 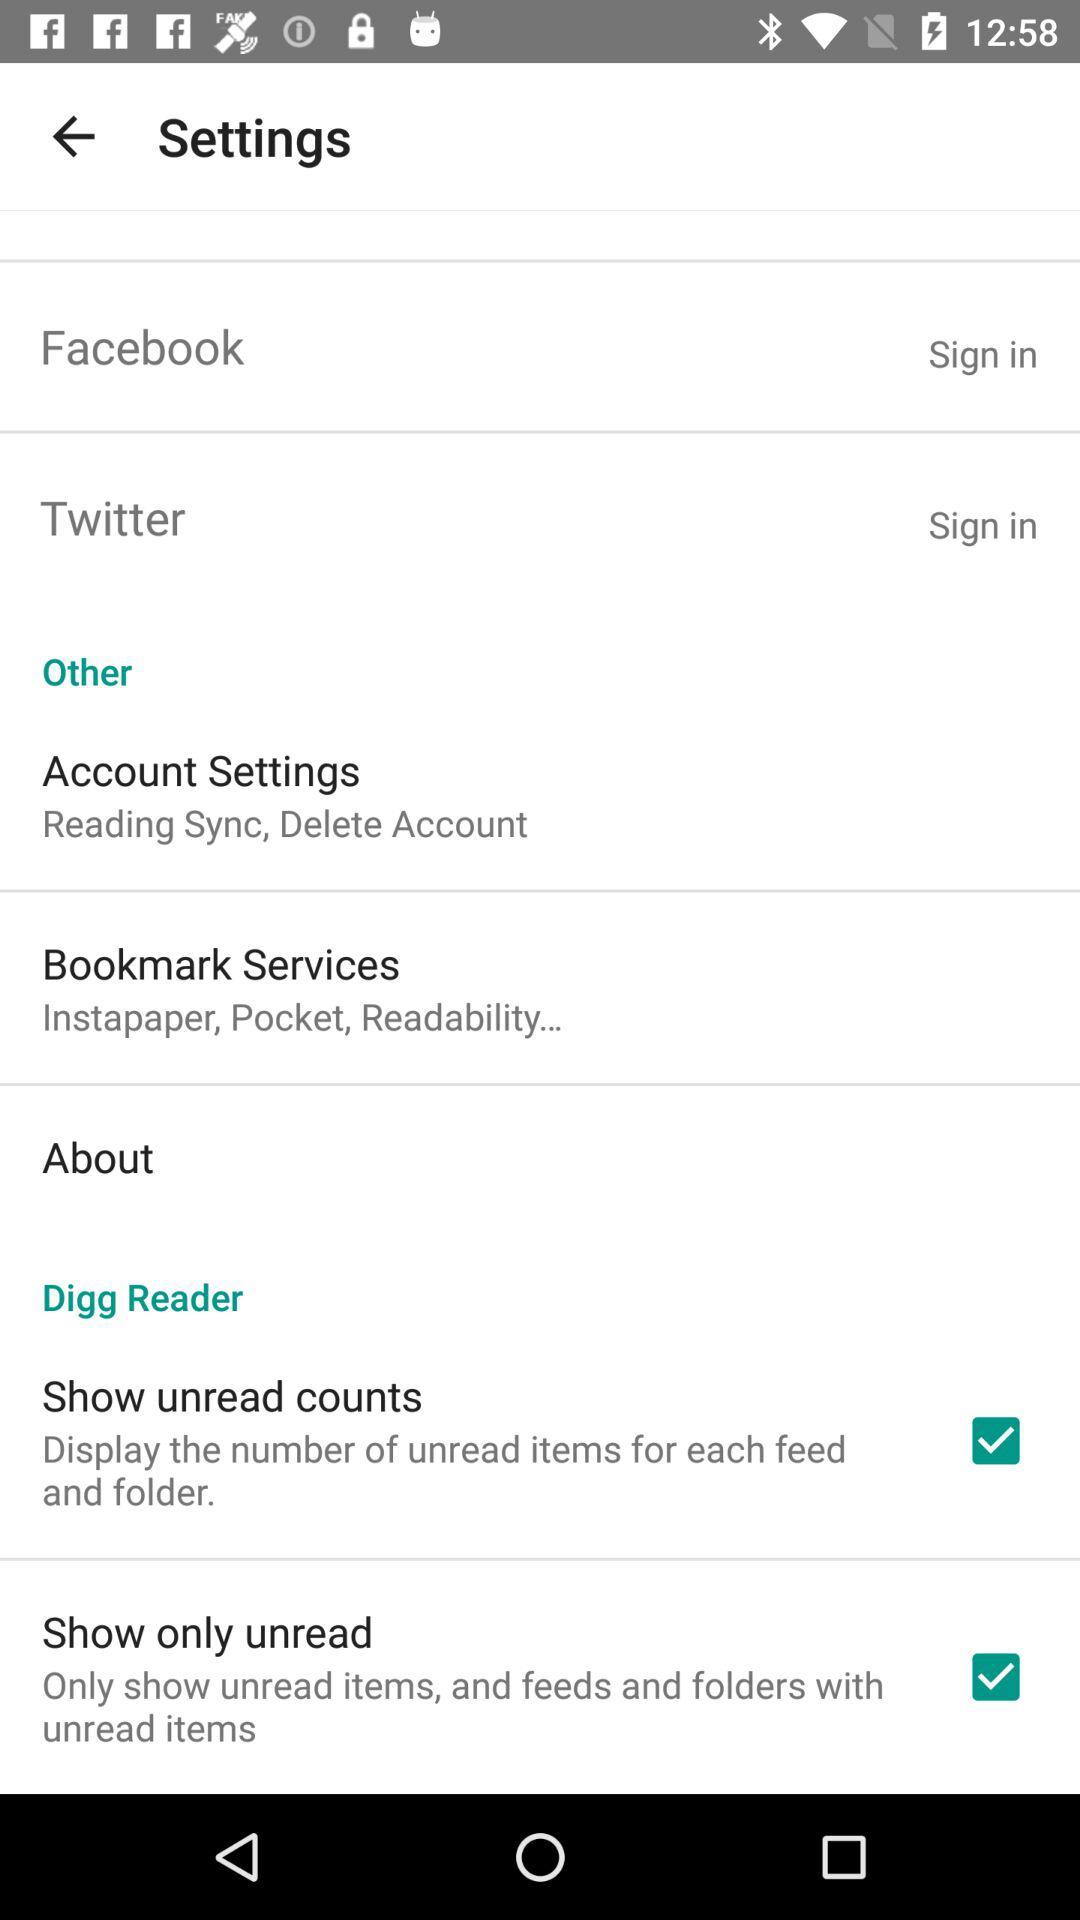 What do you see at coordinates (221, 963) in the screenshot?
I see `bookmark services icon` at bounding box center [221, 963].